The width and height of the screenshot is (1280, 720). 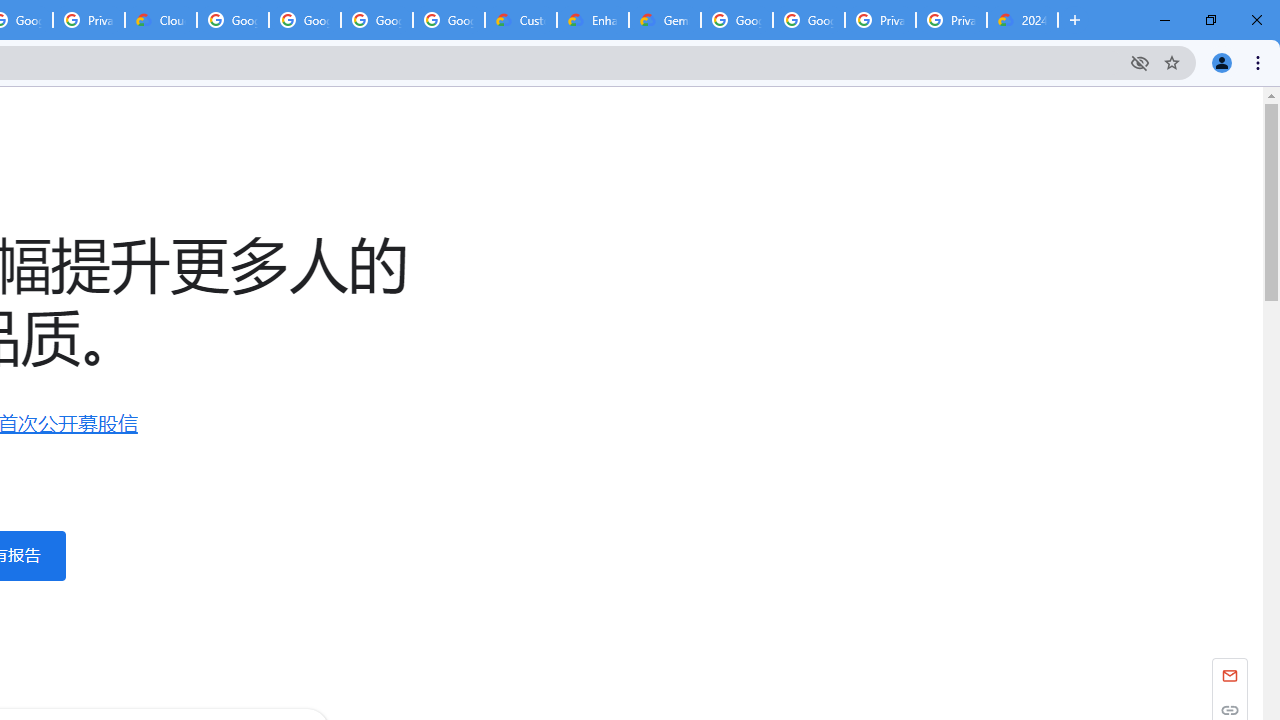 What do you see at coordinates (664, 20) in the screenshot?
I see `'Gemini for Business and Developers | Google Cloud'` at bounding box center [664, 20].